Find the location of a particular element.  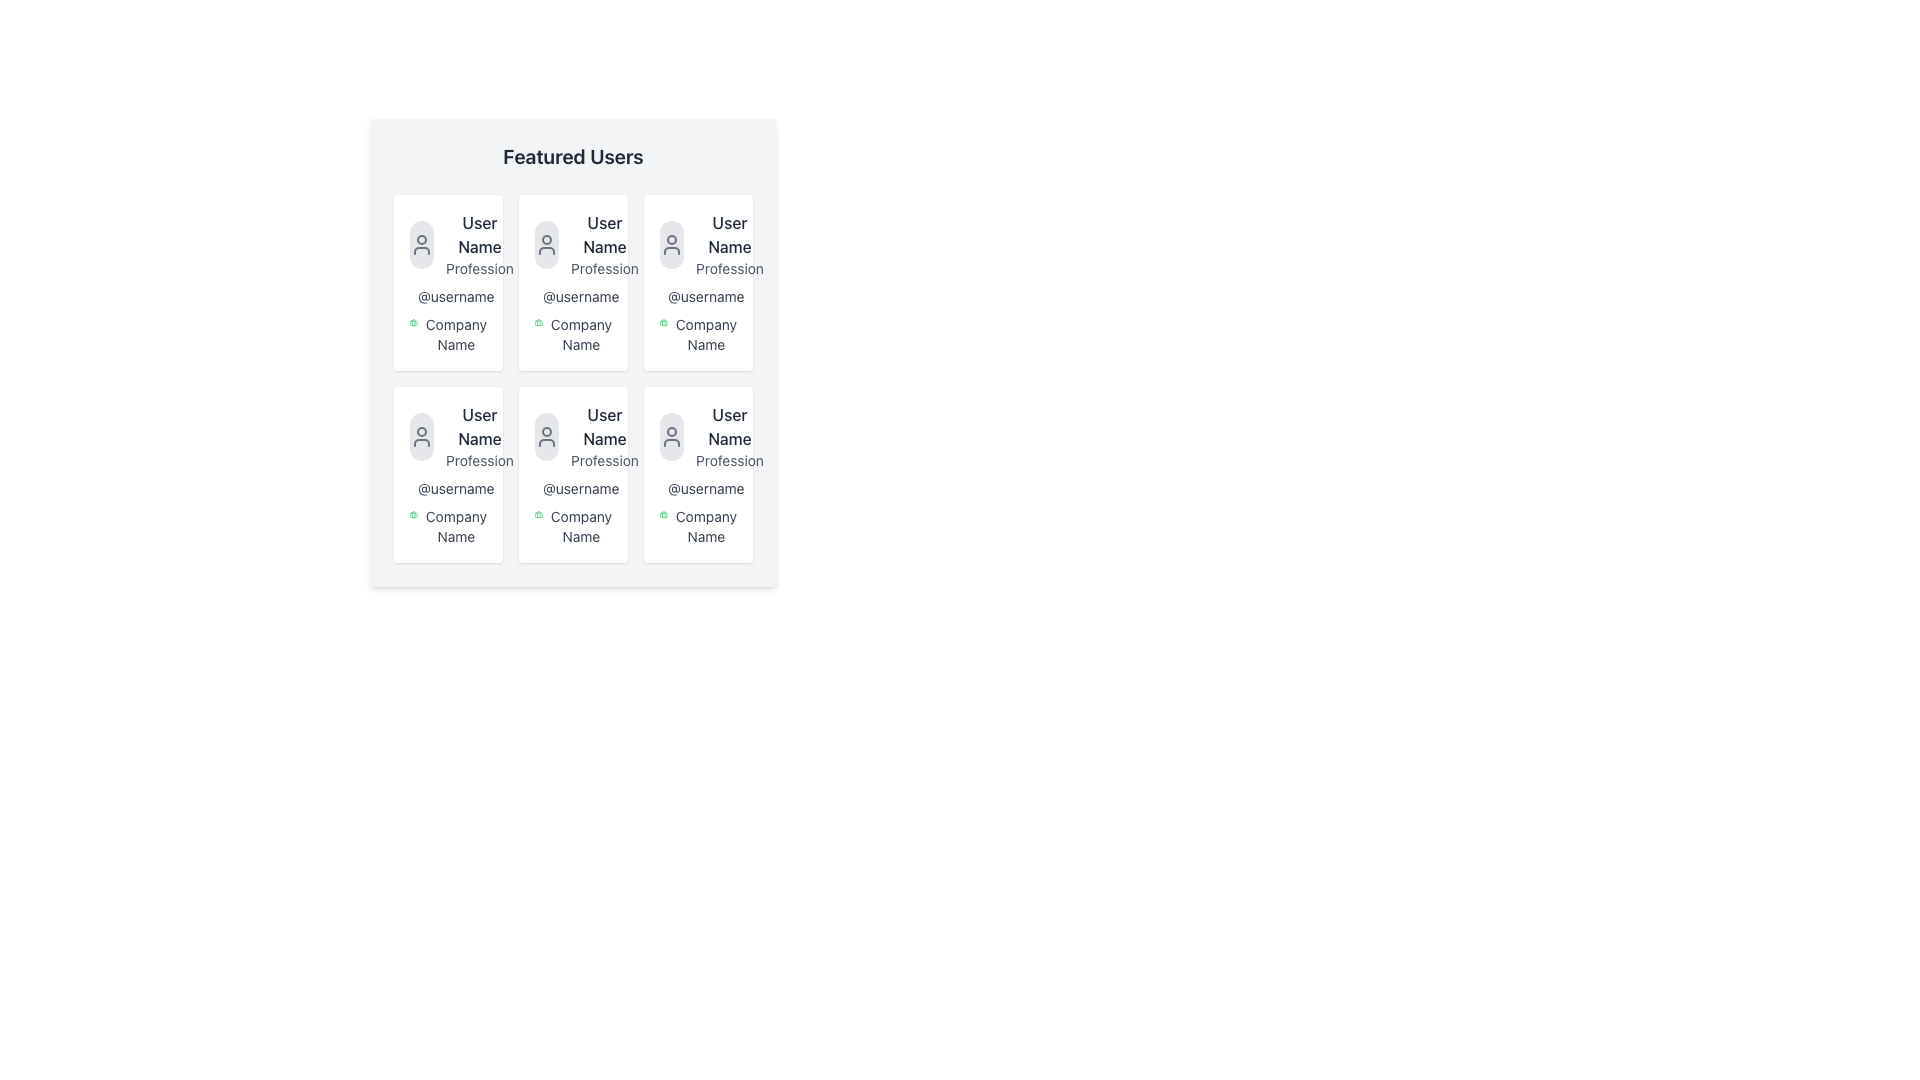

the Information display card that shows the name and profession of a user, located in the top-left corner of the 2x3 grid under 'Featured Users' is located at coordinates (447, 244).